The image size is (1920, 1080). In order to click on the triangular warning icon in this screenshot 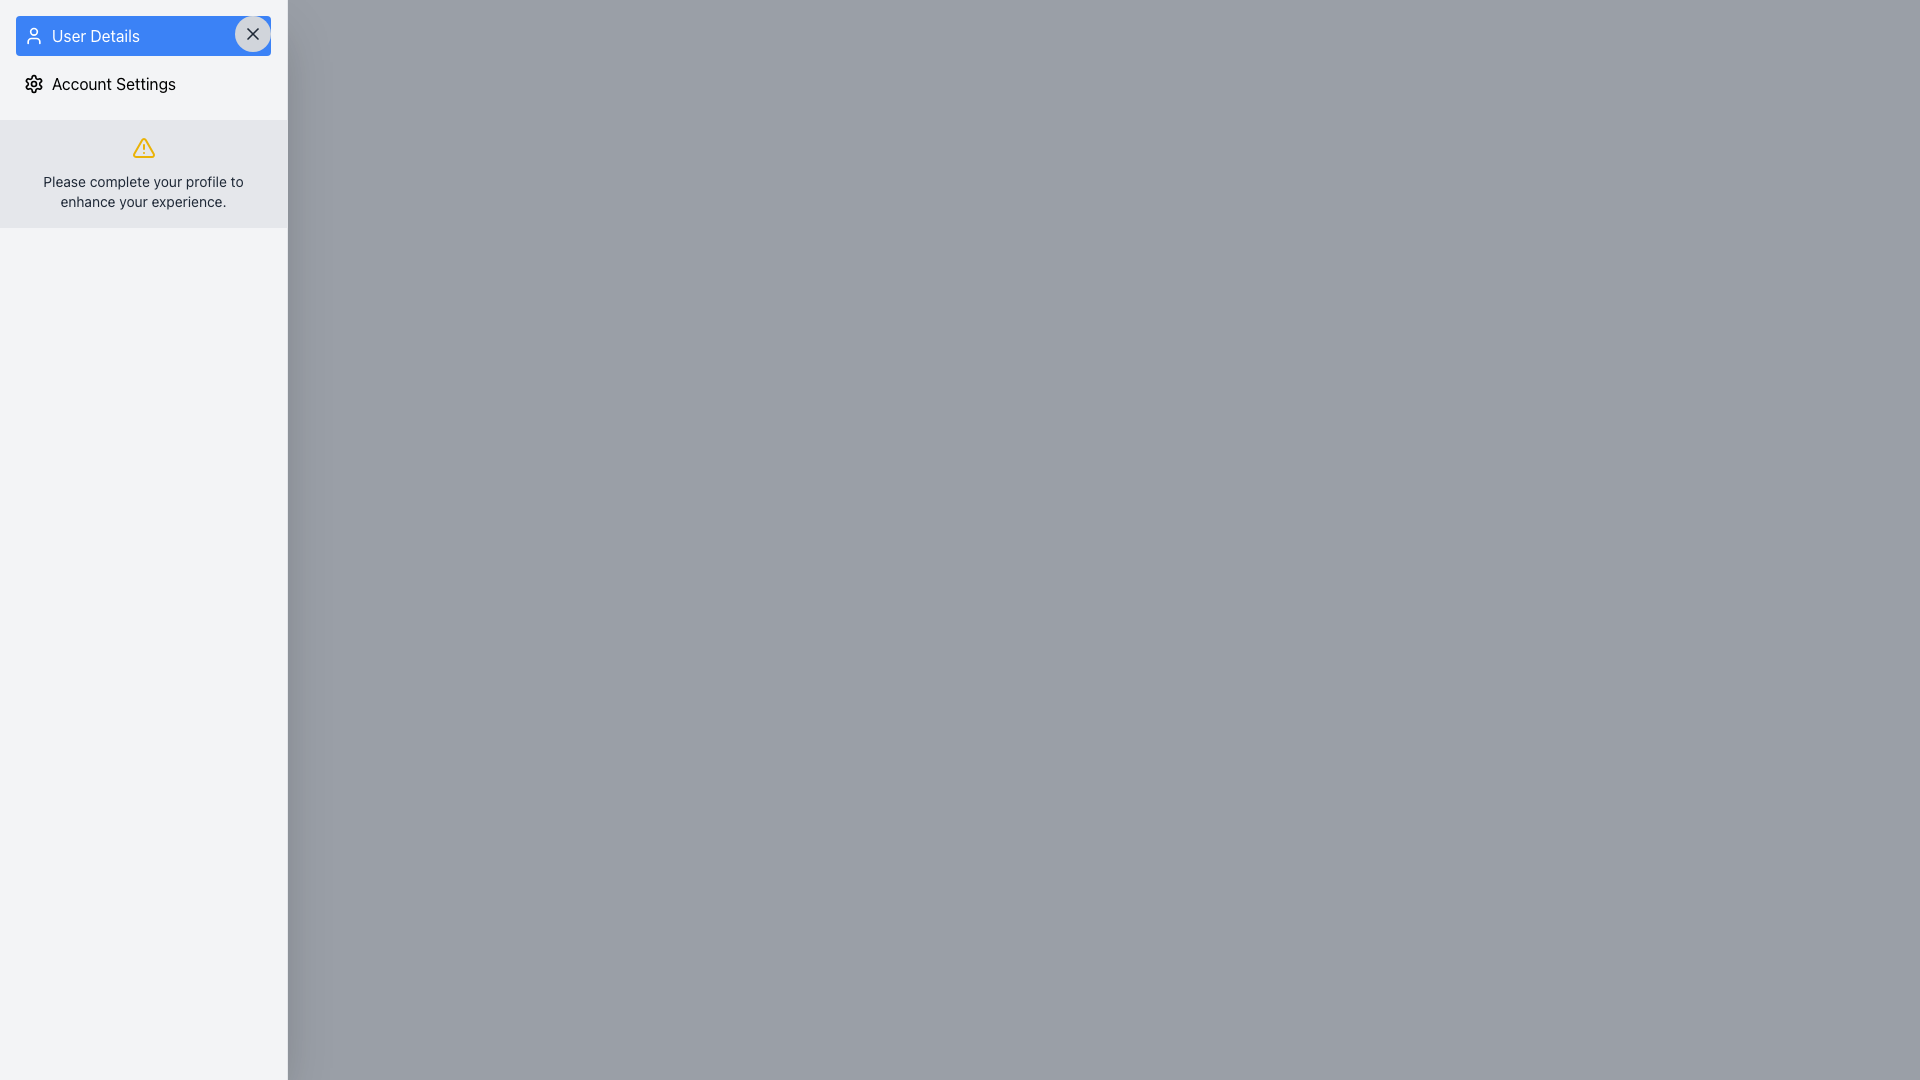, I will do `click(142, 146)`.